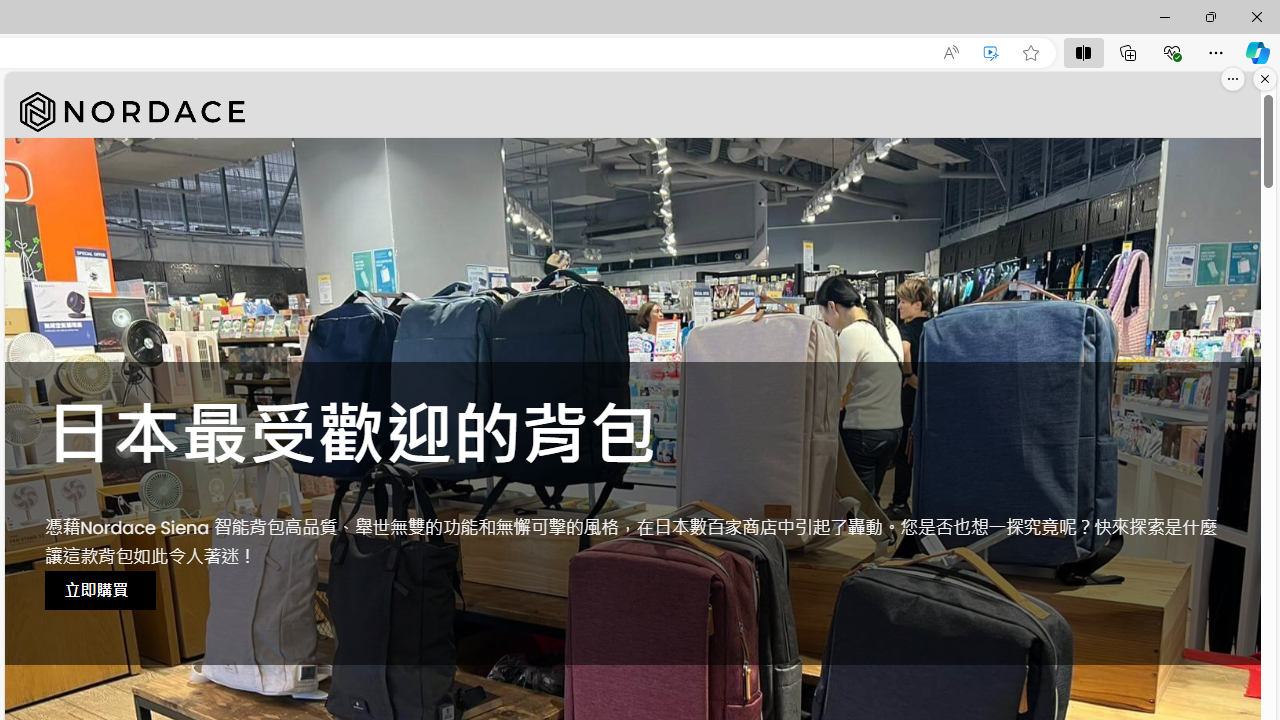 The width and height of the screenshot is (1280, 720). What do you see at coordinates (1031, 52) in the screenshot?
I see `'Add this page to favorites (Ctrl+D)'` at bounding box center [1031, 52].